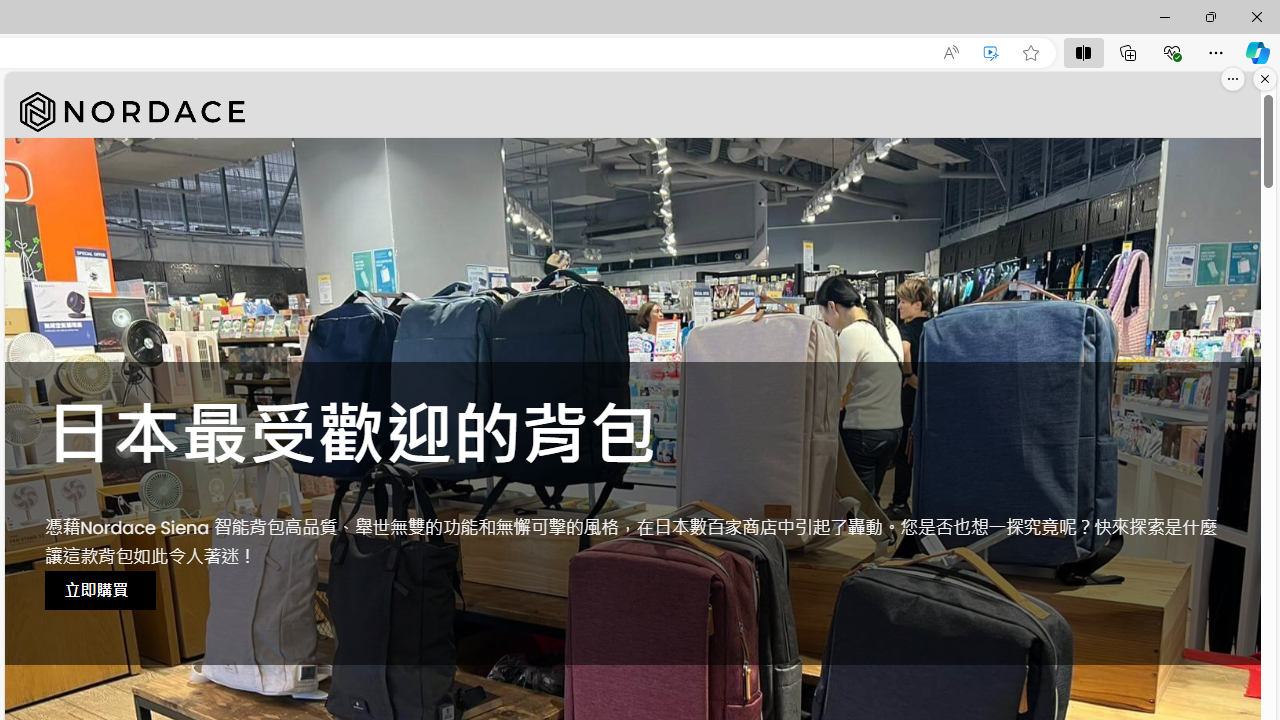 The width and height of the screenshot is (1280, 720). What do you see at coordinates (1031, 52) in the screenshot?
I see `'Add this page to favorites (Ctrl+D)'` at bounding box center [1031, 52].